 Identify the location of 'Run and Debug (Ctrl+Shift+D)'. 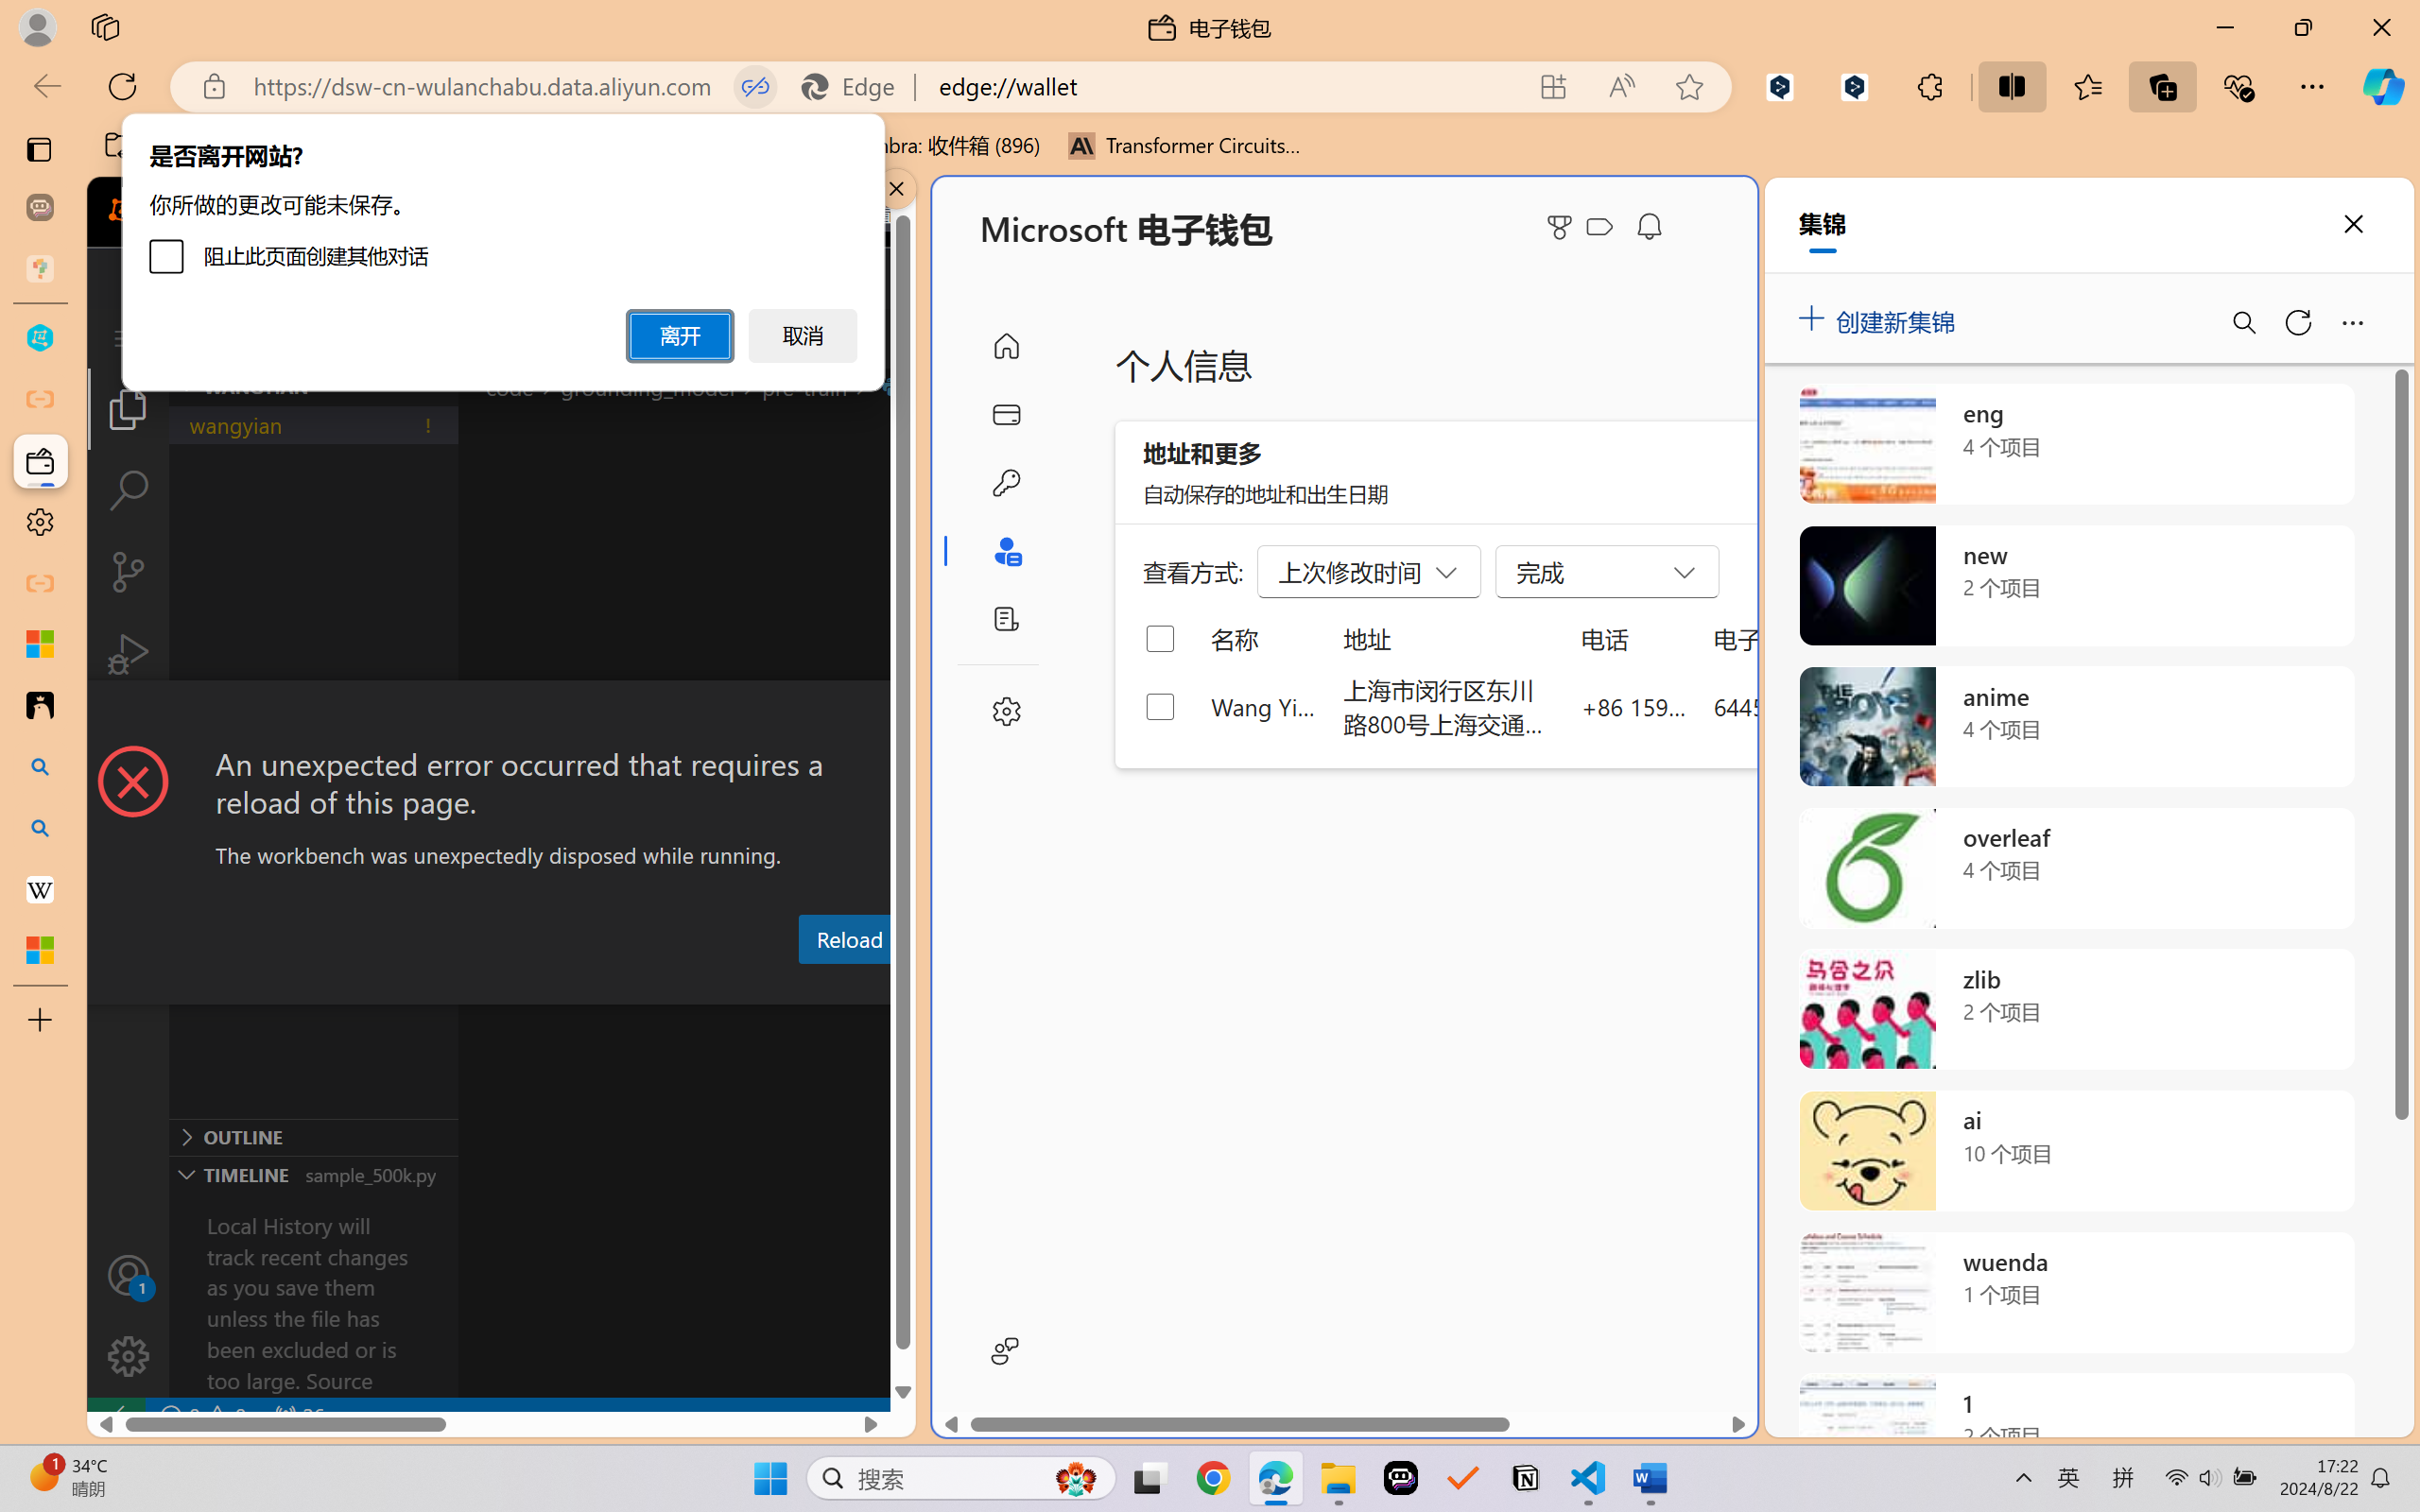
(127, 653).